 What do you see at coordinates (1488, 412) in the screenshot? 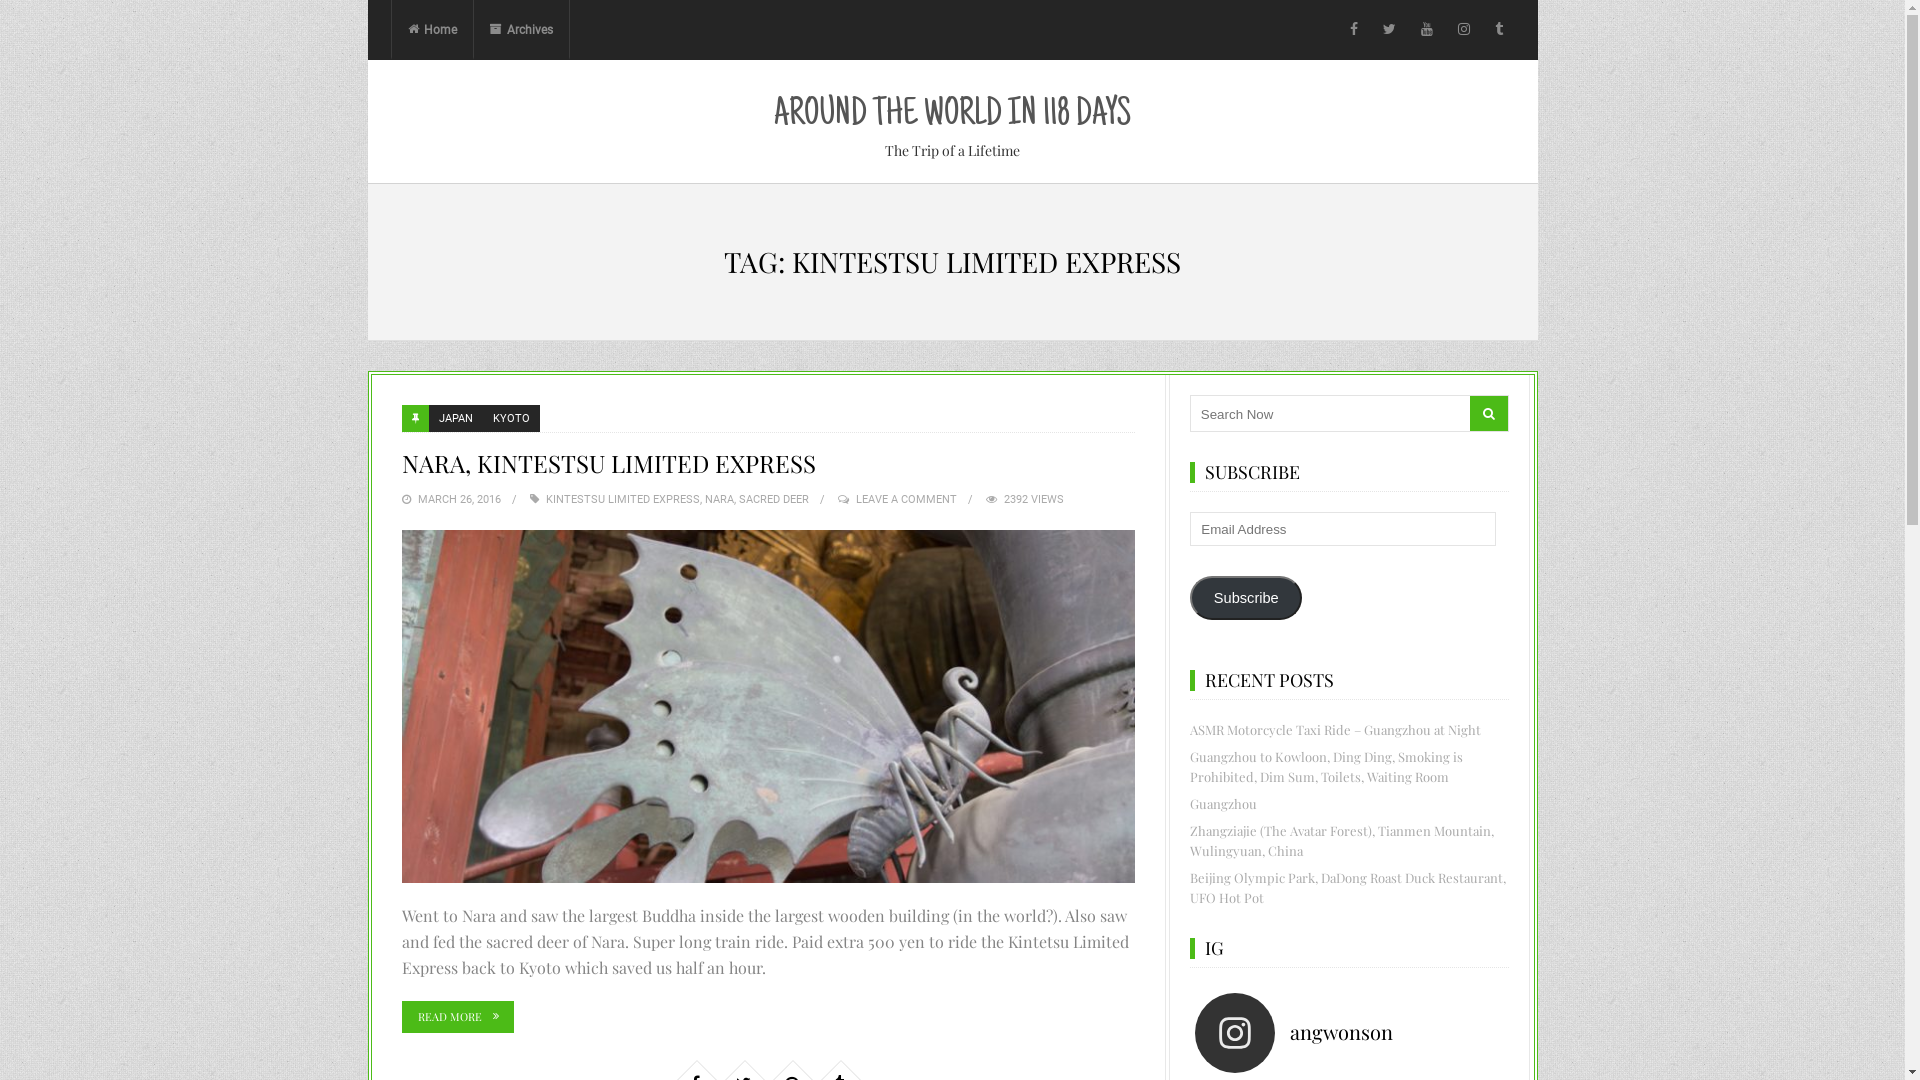
I see `'Search'` at bounding box center [1488, 412].